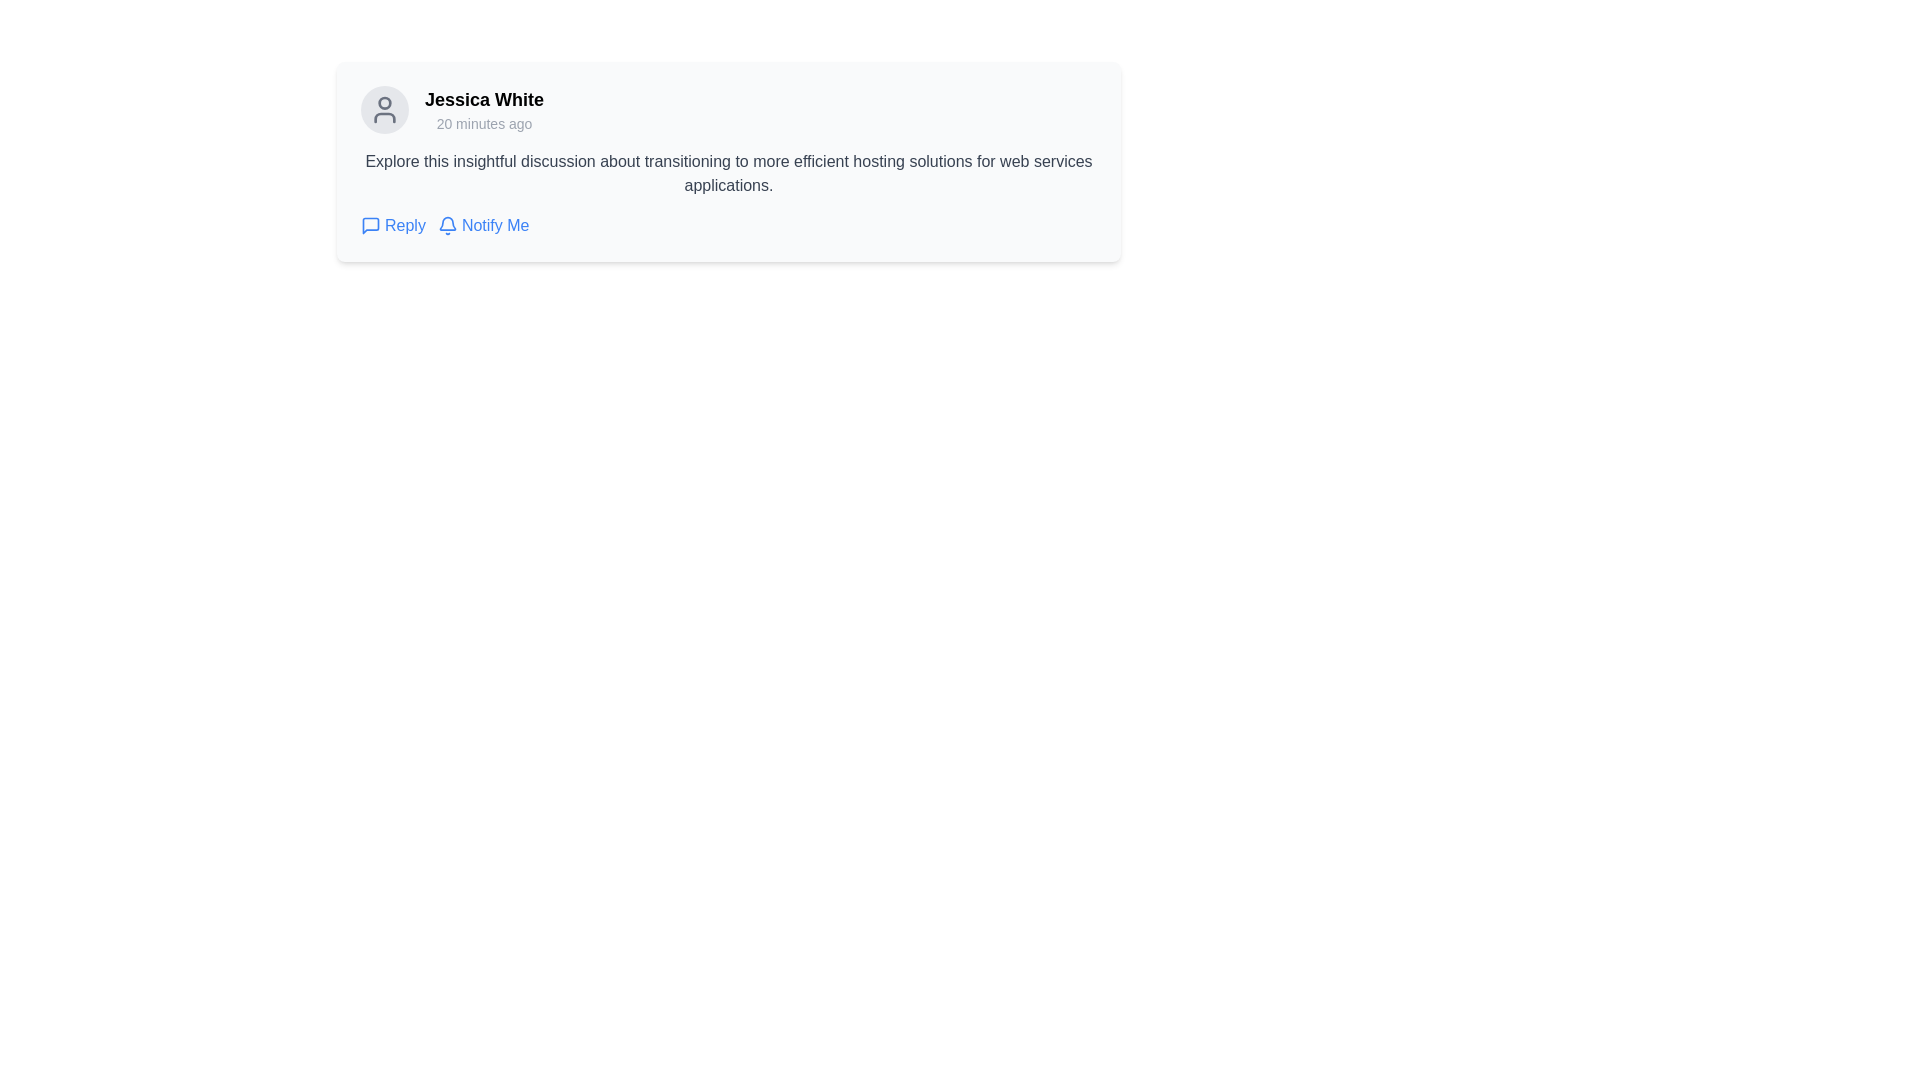  I want to click on the text block styled in gray, discussing efficient hosting solutions for web services, positioned below the header 'Jessica White, 20 minutes ago' and above the links 'Reply' and 'Notify Me', so click(728, 172).